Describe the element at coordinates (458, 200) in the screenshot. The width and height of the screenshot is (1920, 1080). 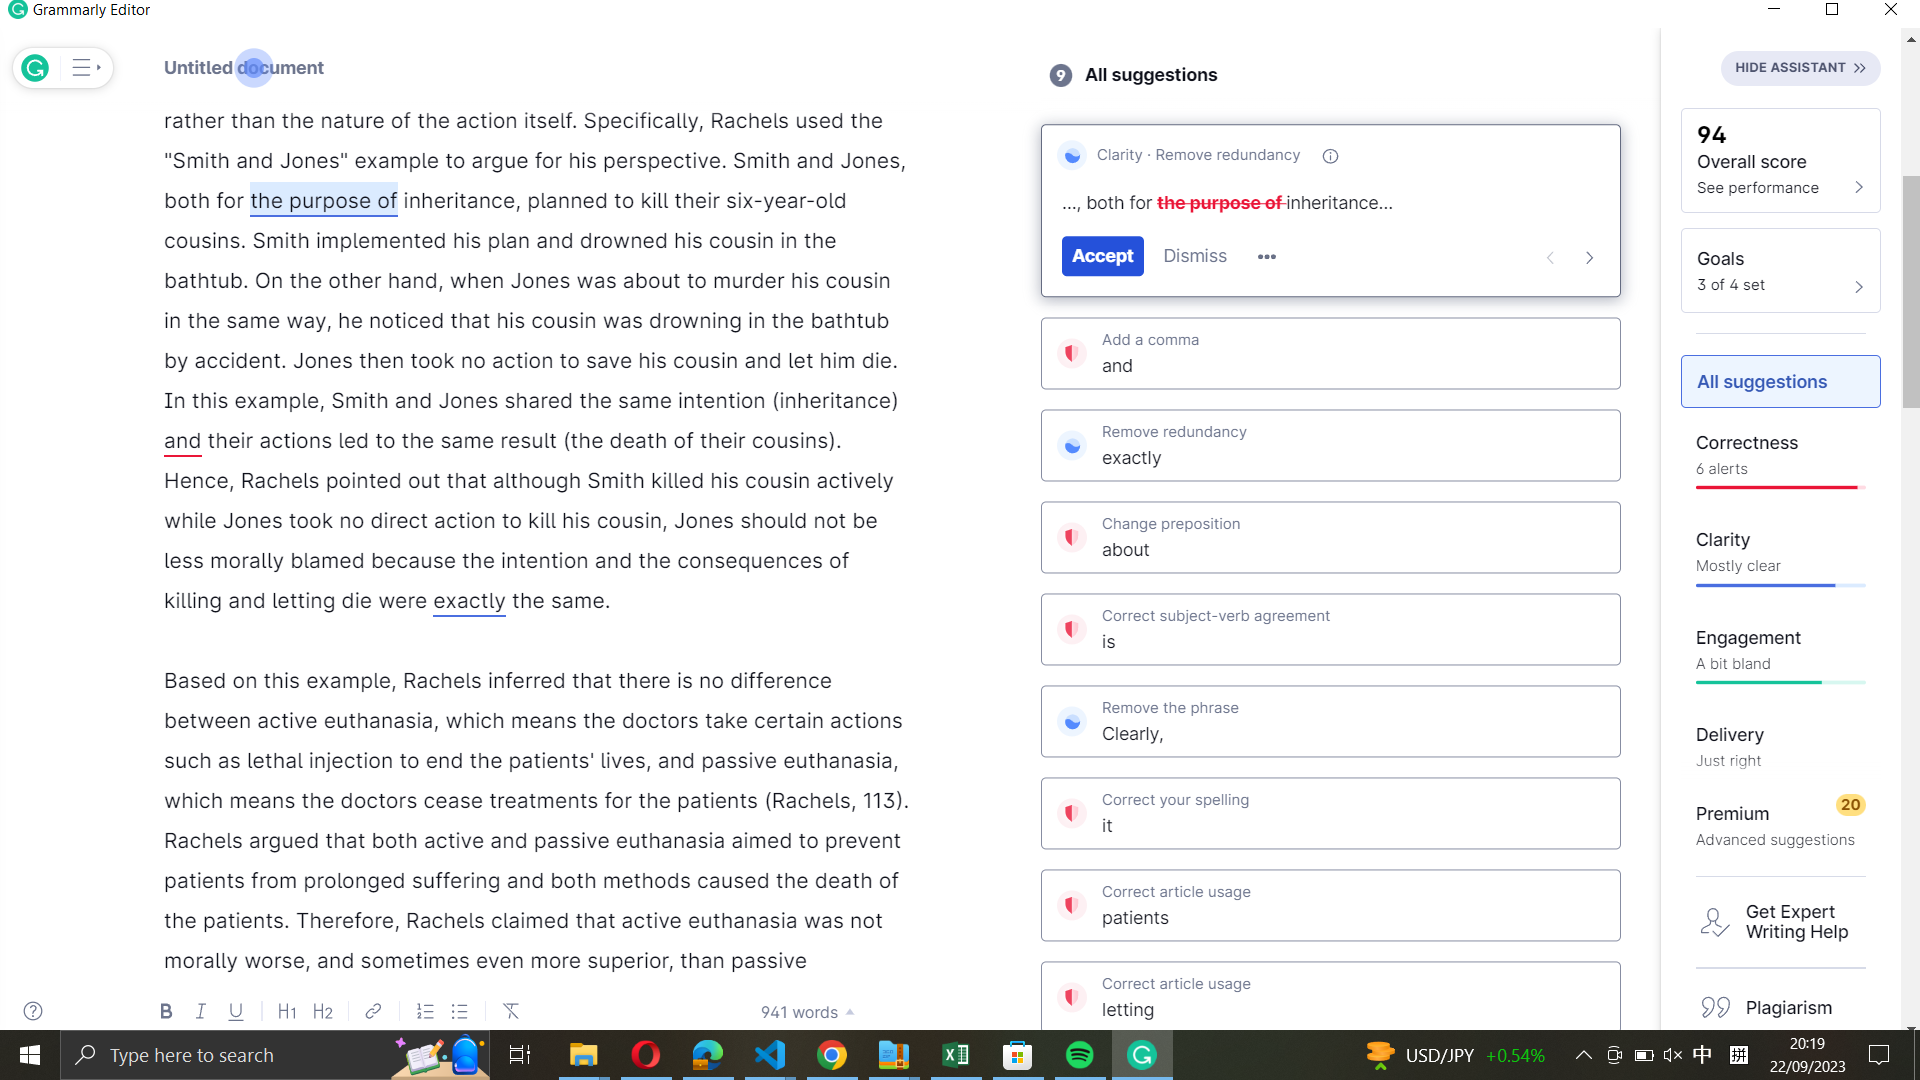
I see `Agree with Grammarly"s suggested amendment for the keyword "inheritance` at that location.